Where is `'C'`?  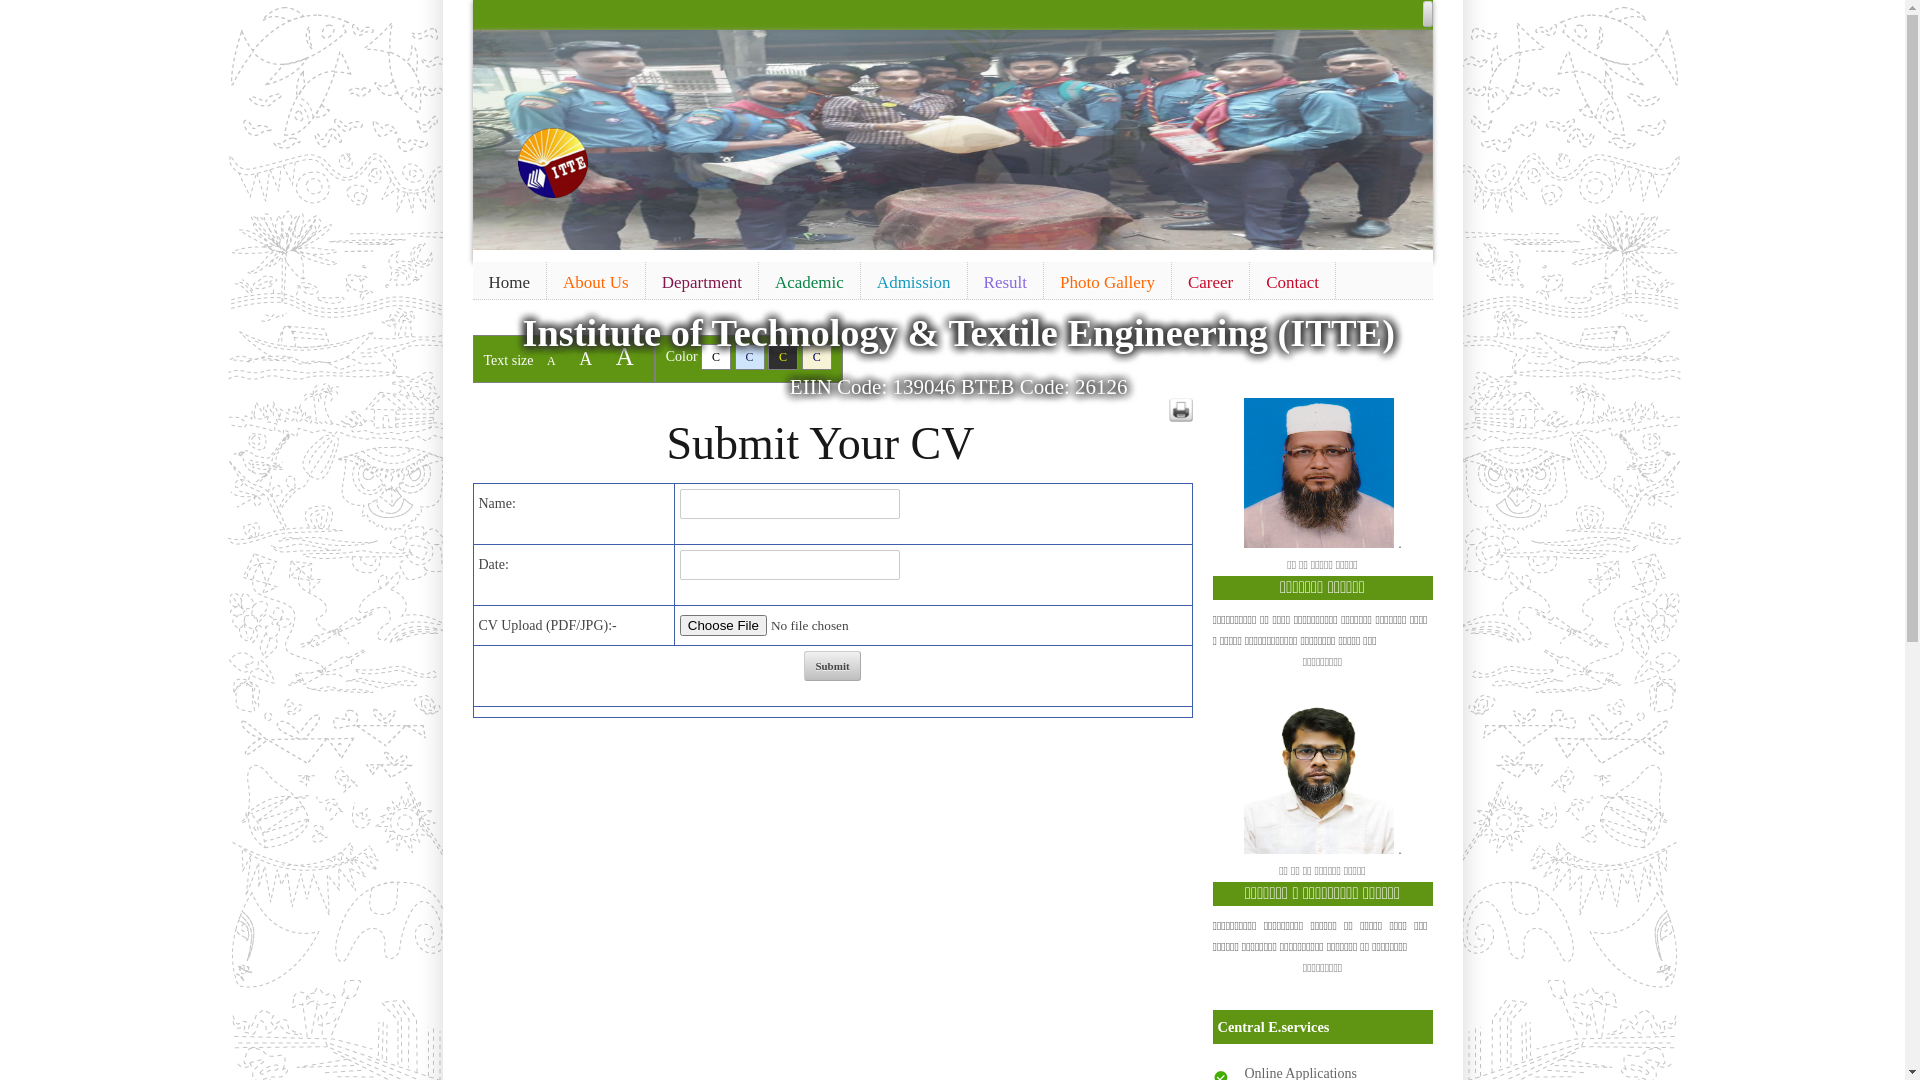
'C' is located at coordinates (816, 356).